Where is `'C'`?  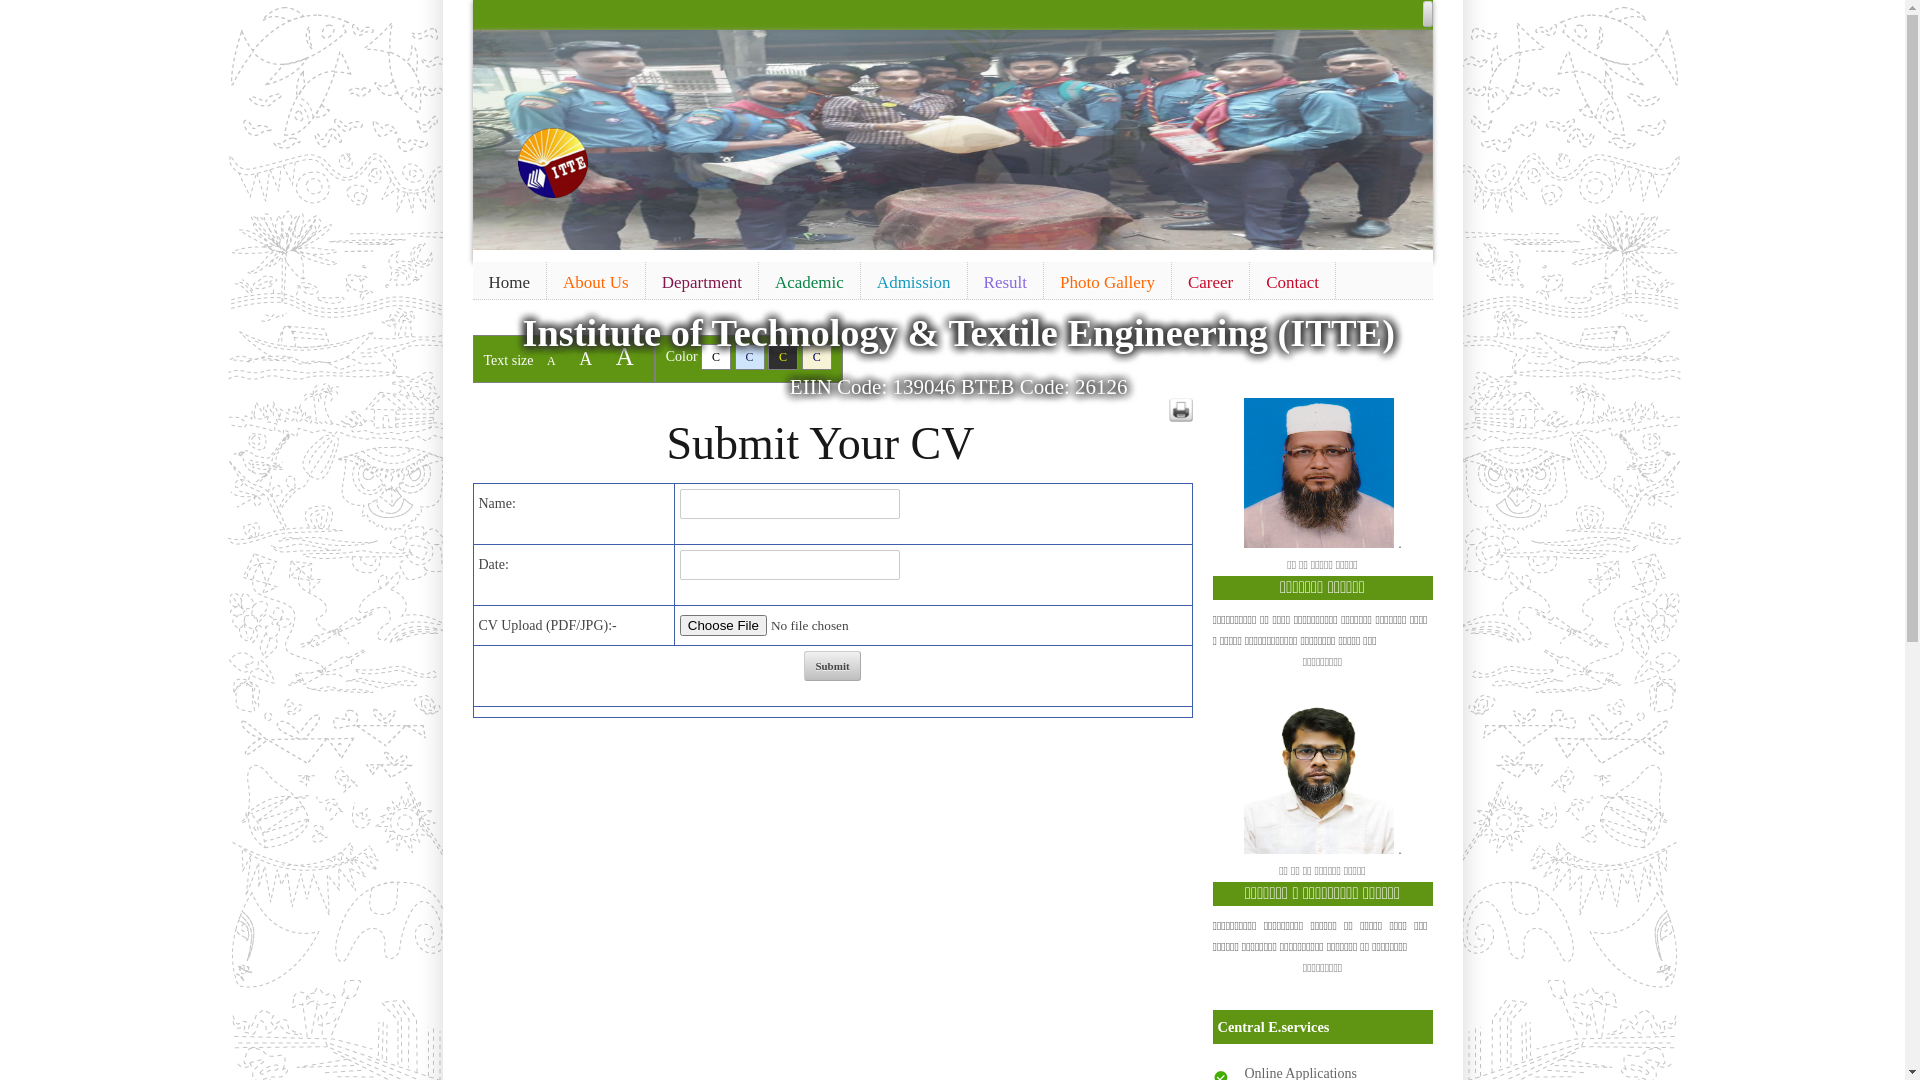
'C' is located at coordinates (816, 356).